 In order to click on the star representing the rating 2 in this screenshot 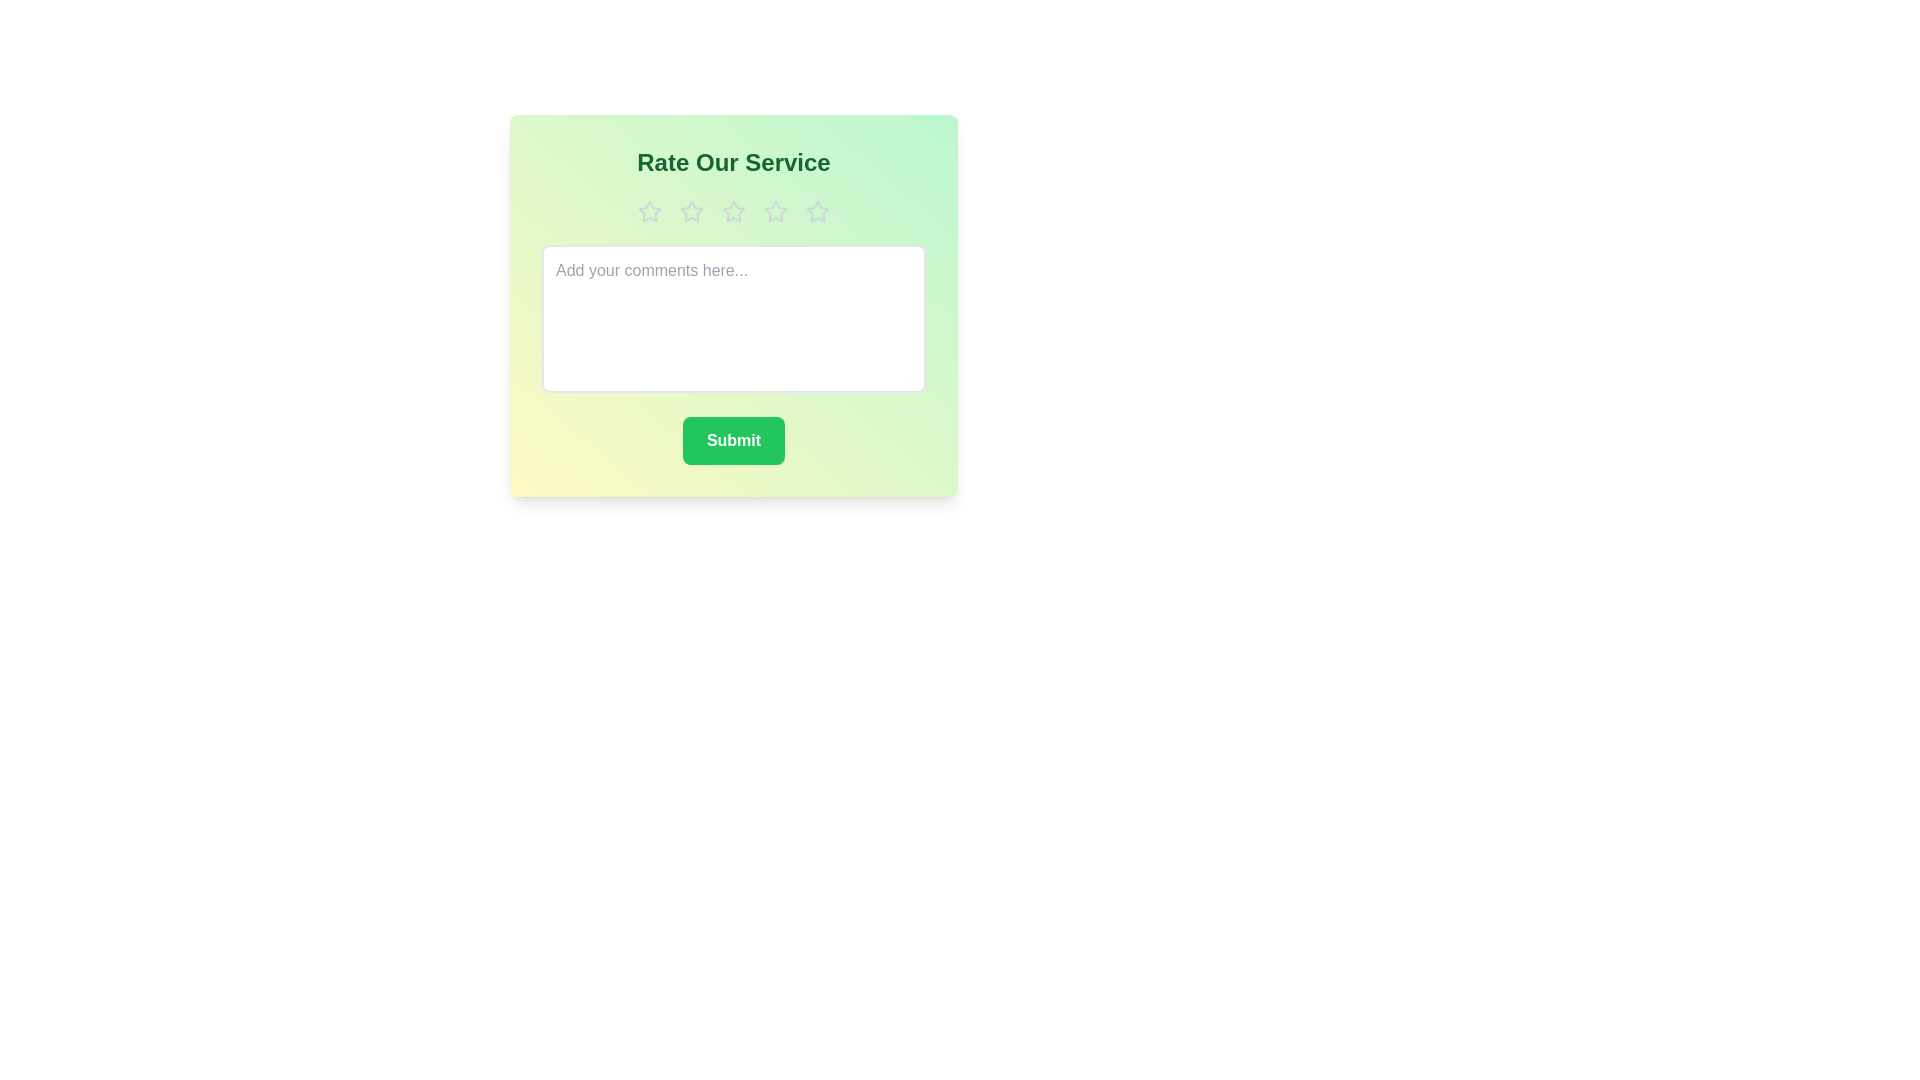, I will do `click(691, 212)`.